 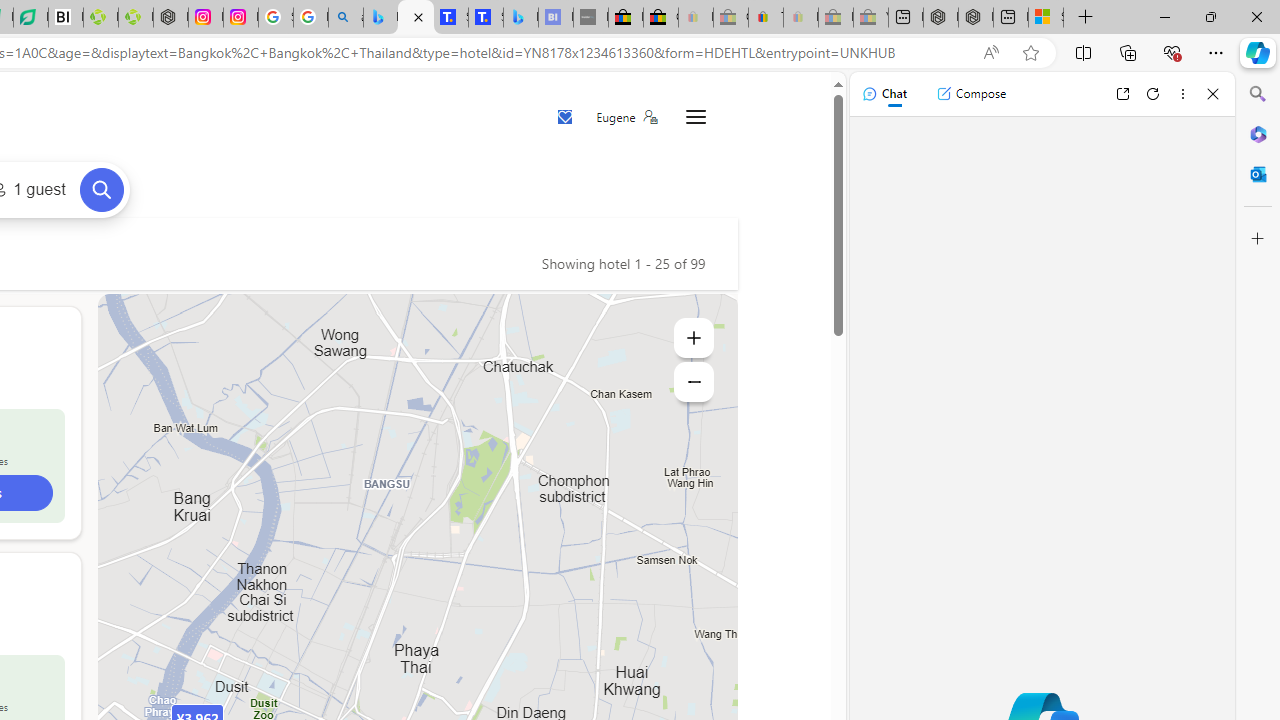 I want to click on 'Chat', so click(x=883, y=93).